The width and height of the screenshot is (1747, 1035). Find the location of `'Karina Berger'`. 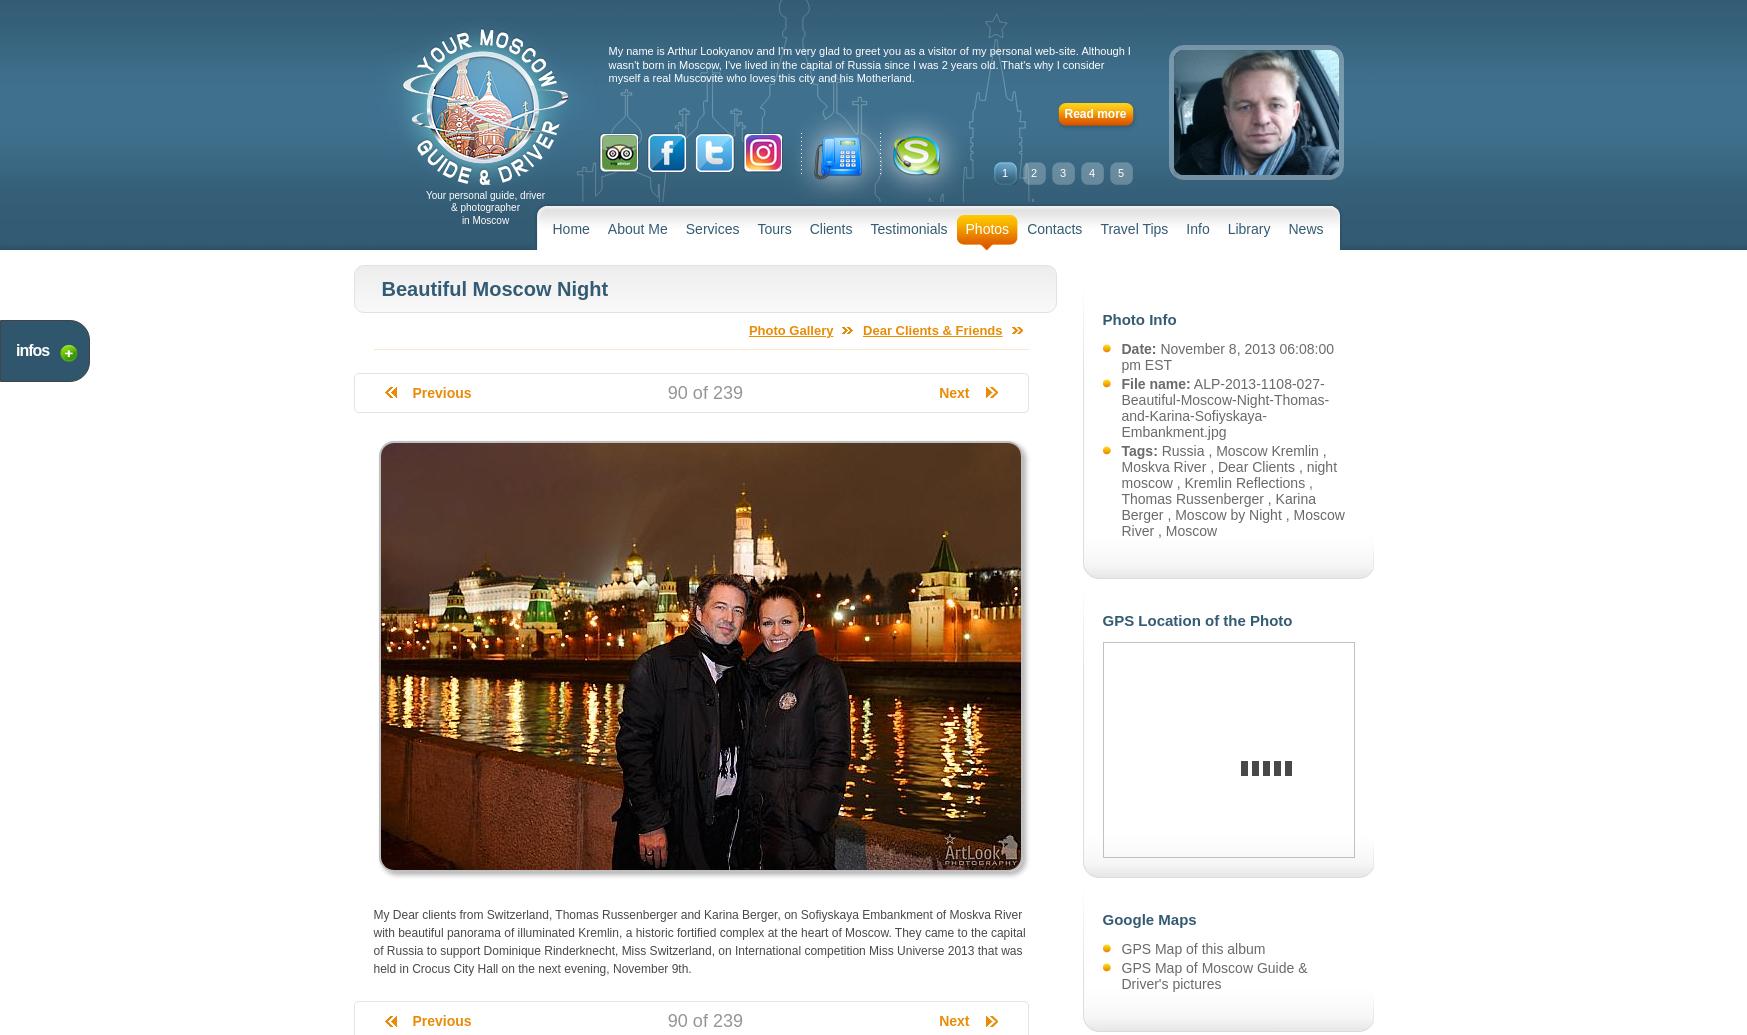

'Karina Berger' is located at coordinates (1218, 507).